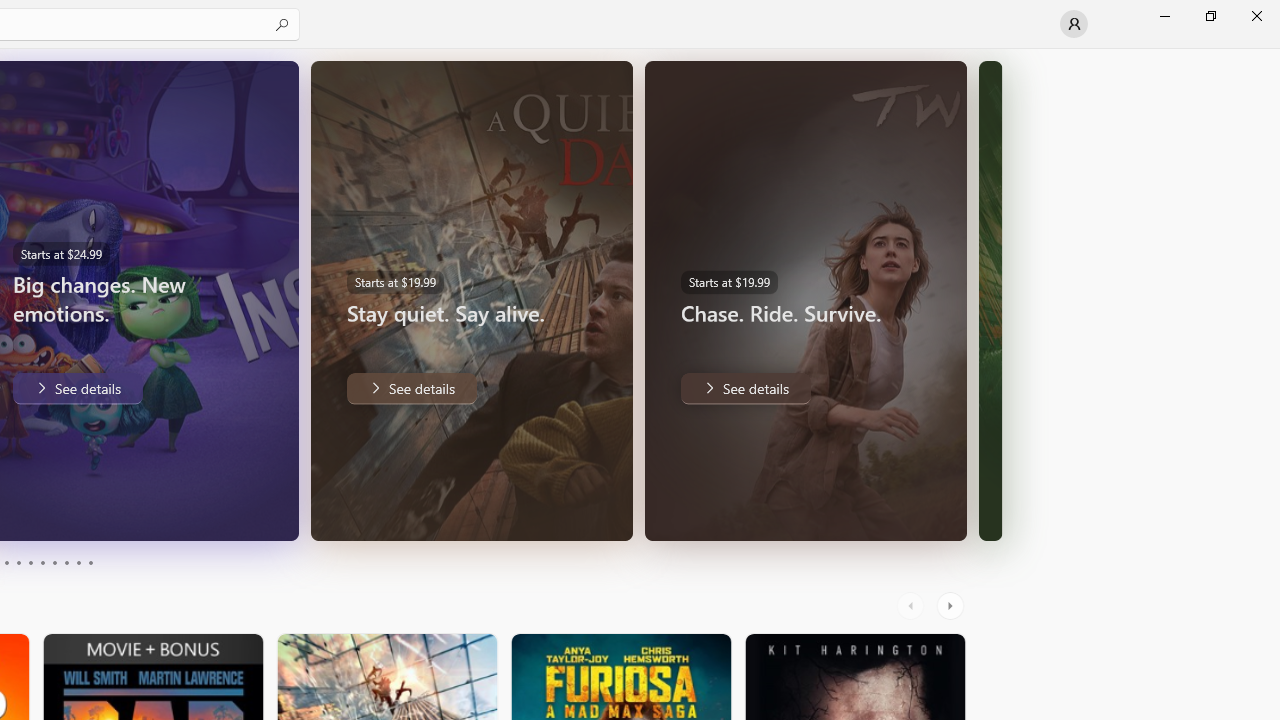 The image size is (1280, 720). I want to click on 'AutomationID: LeftScrollButton', so click(912, 605).